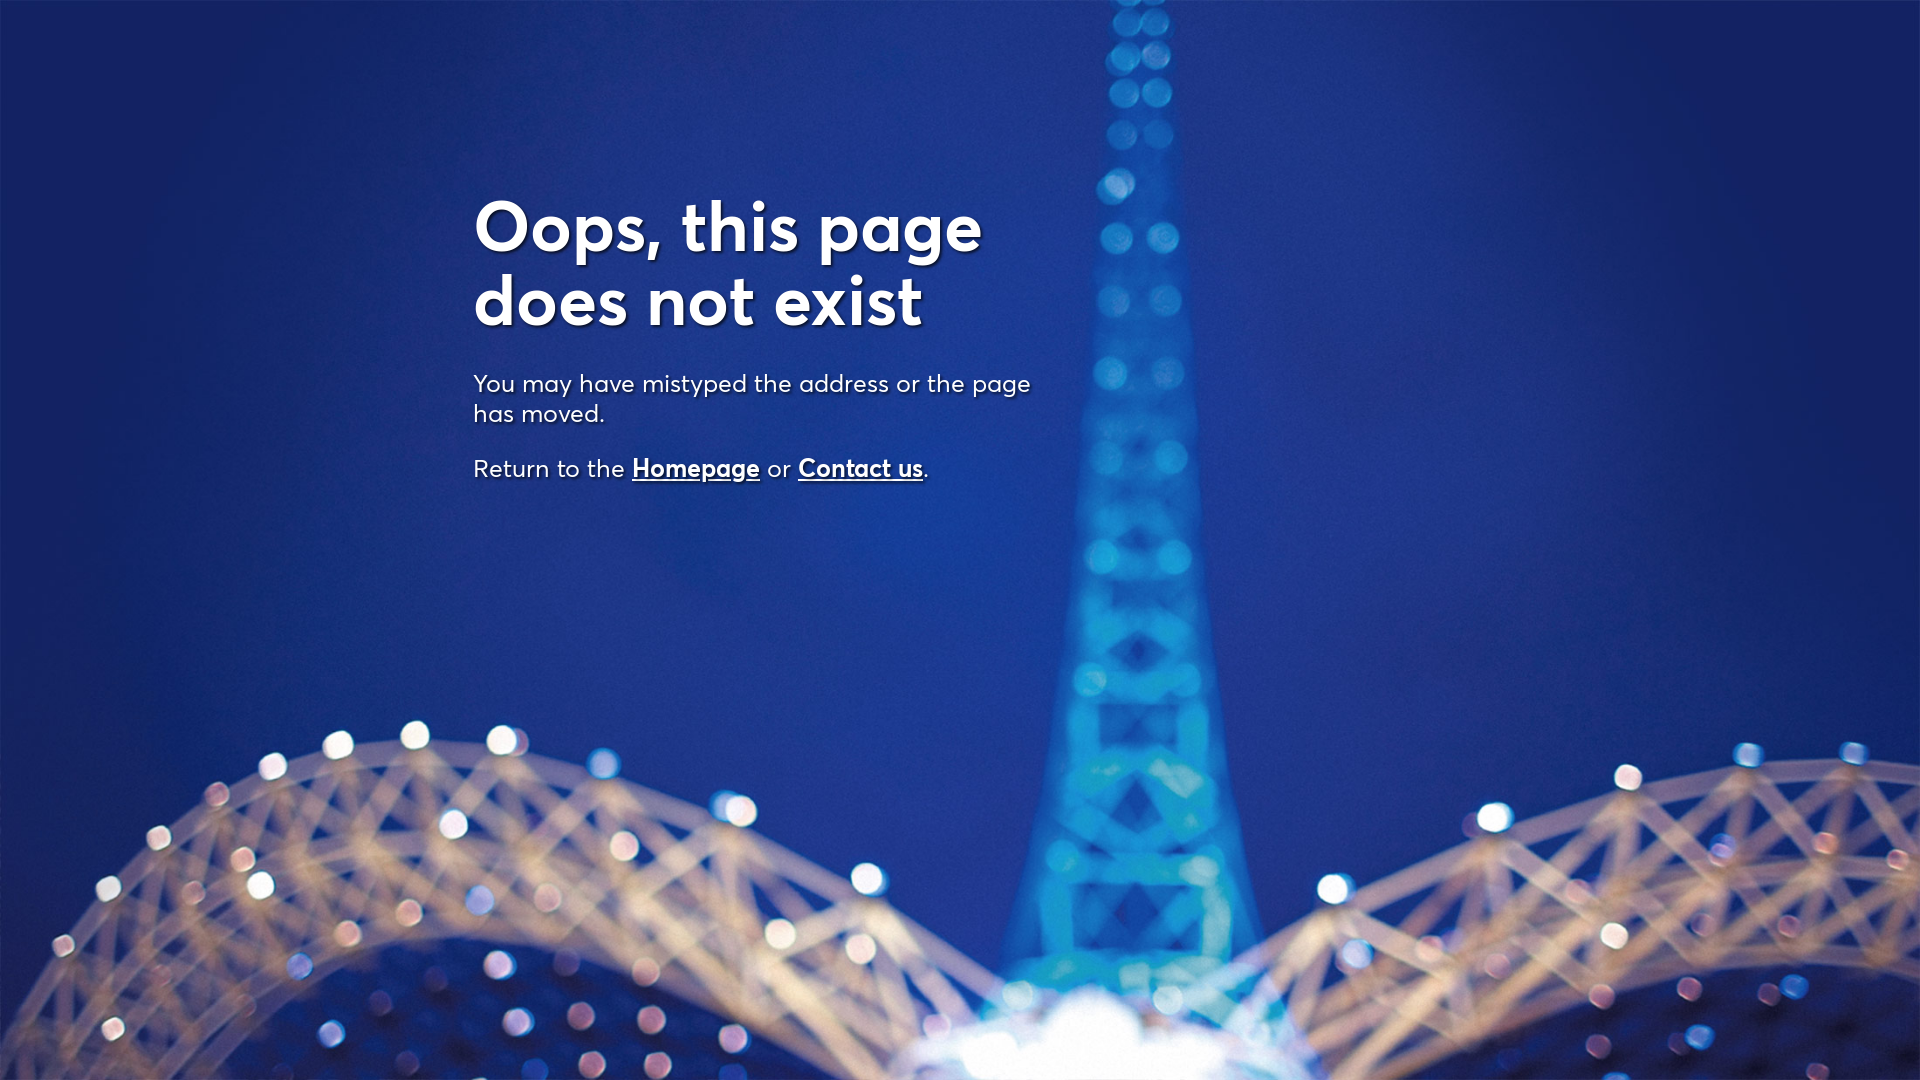  I want to click on 'Contact us', so click(860, 467).